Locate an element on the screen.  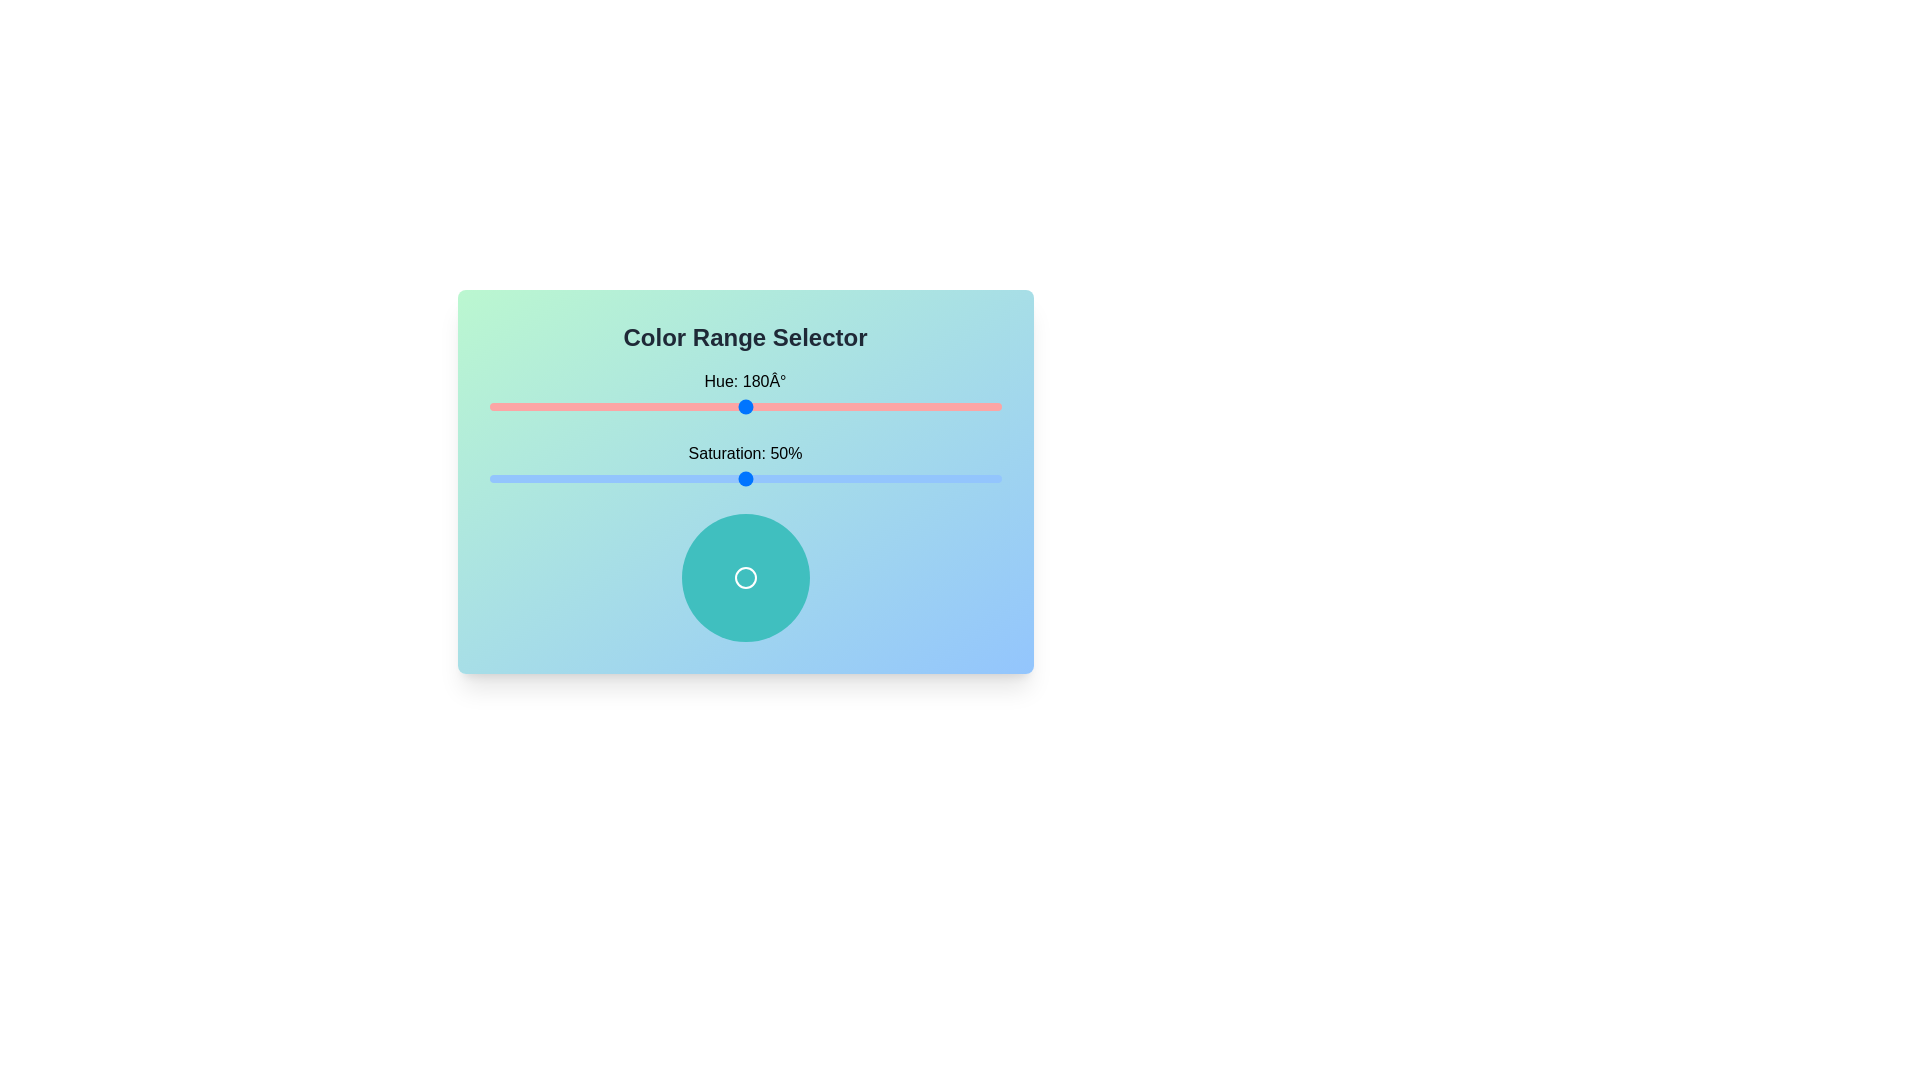
the saturation slider to set the saturation to 93% is located at coordinates (965, 478).